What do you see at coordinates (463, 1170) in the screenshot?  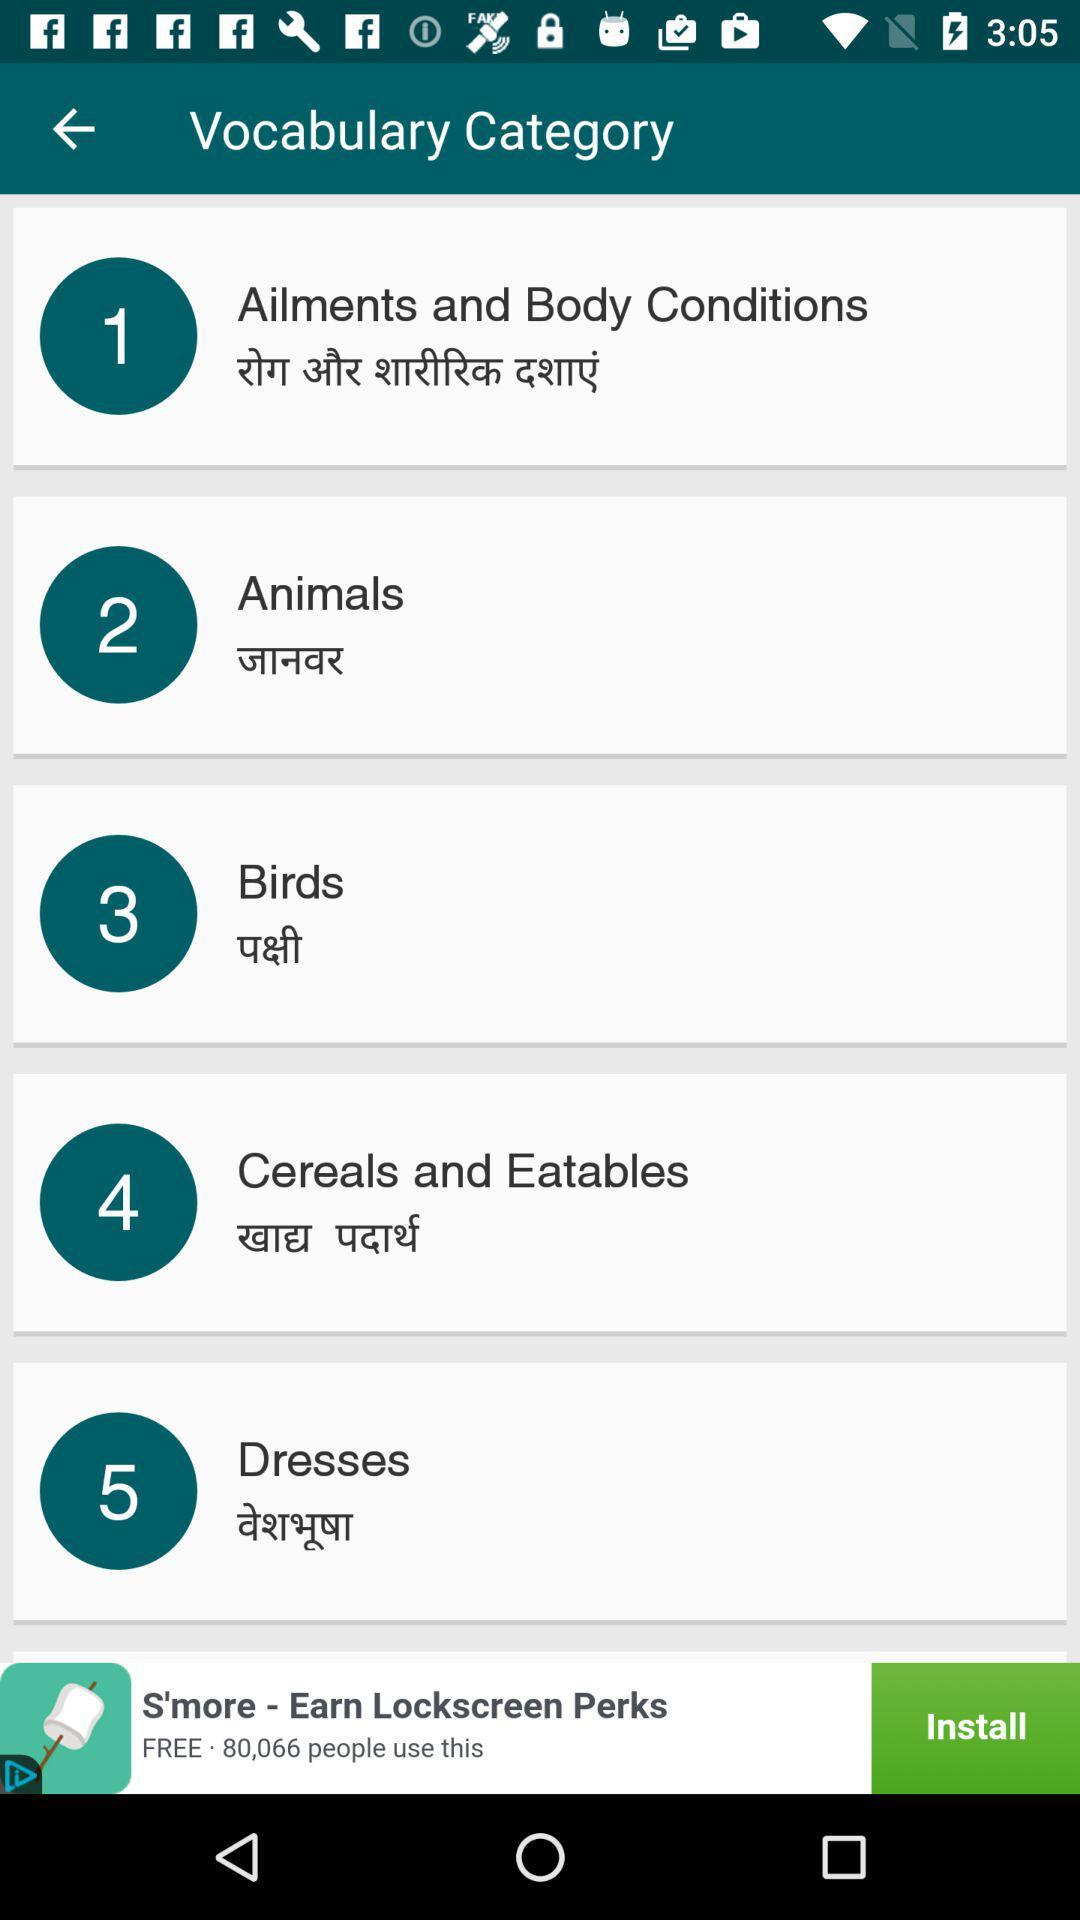 I see `the cereals and eatables` at bounding box center [463, 1170].